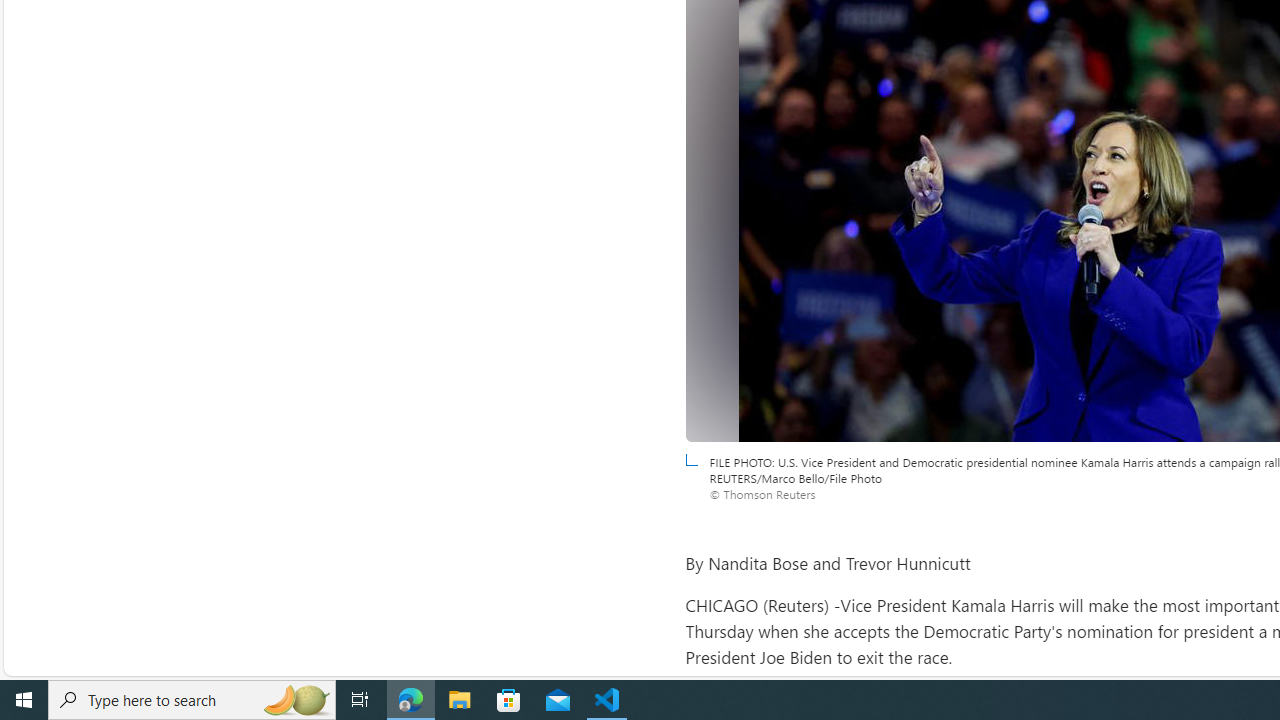  Describe the element at coordinates (509, 698) in the screenshot. I see `'Microsoft Store'` at that location.